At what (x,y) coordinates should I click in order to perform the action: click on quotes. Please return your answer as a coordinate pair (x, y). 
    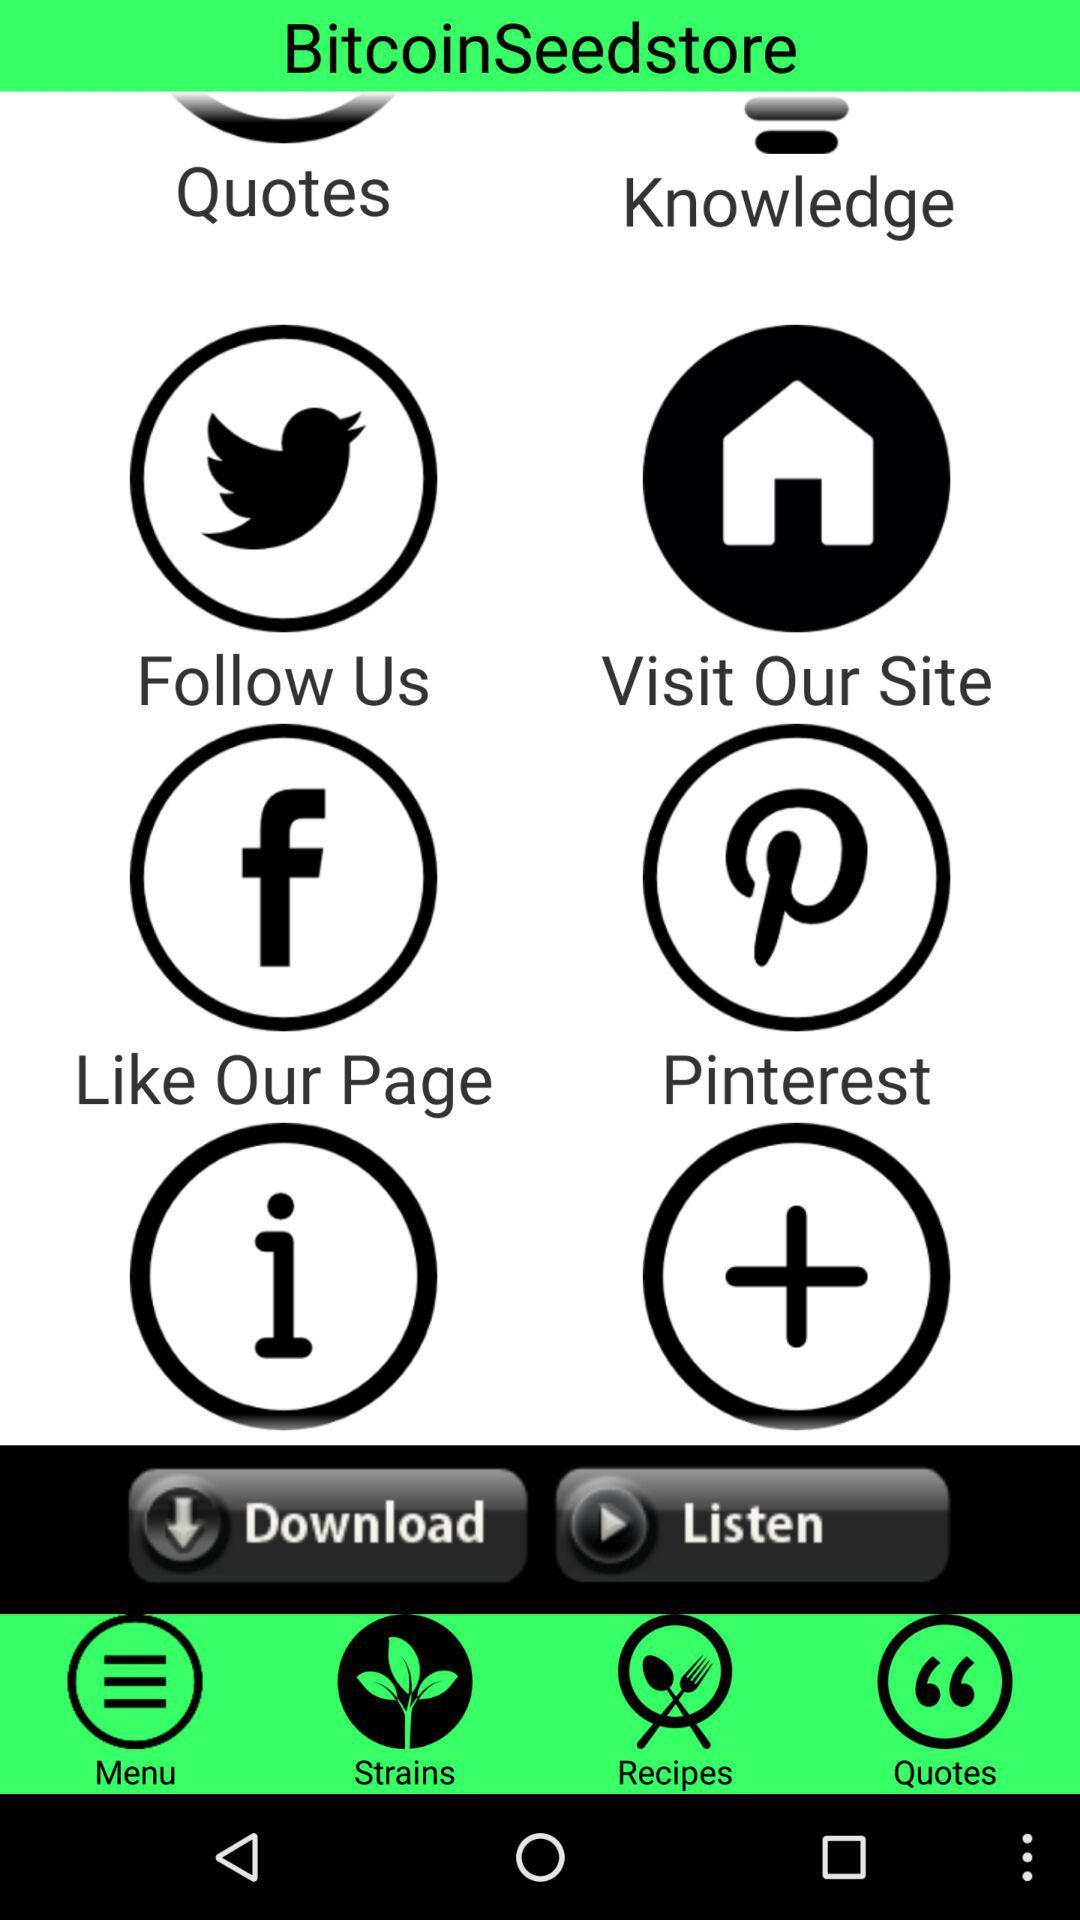
    Looking at the image, I should click on (283, 116).